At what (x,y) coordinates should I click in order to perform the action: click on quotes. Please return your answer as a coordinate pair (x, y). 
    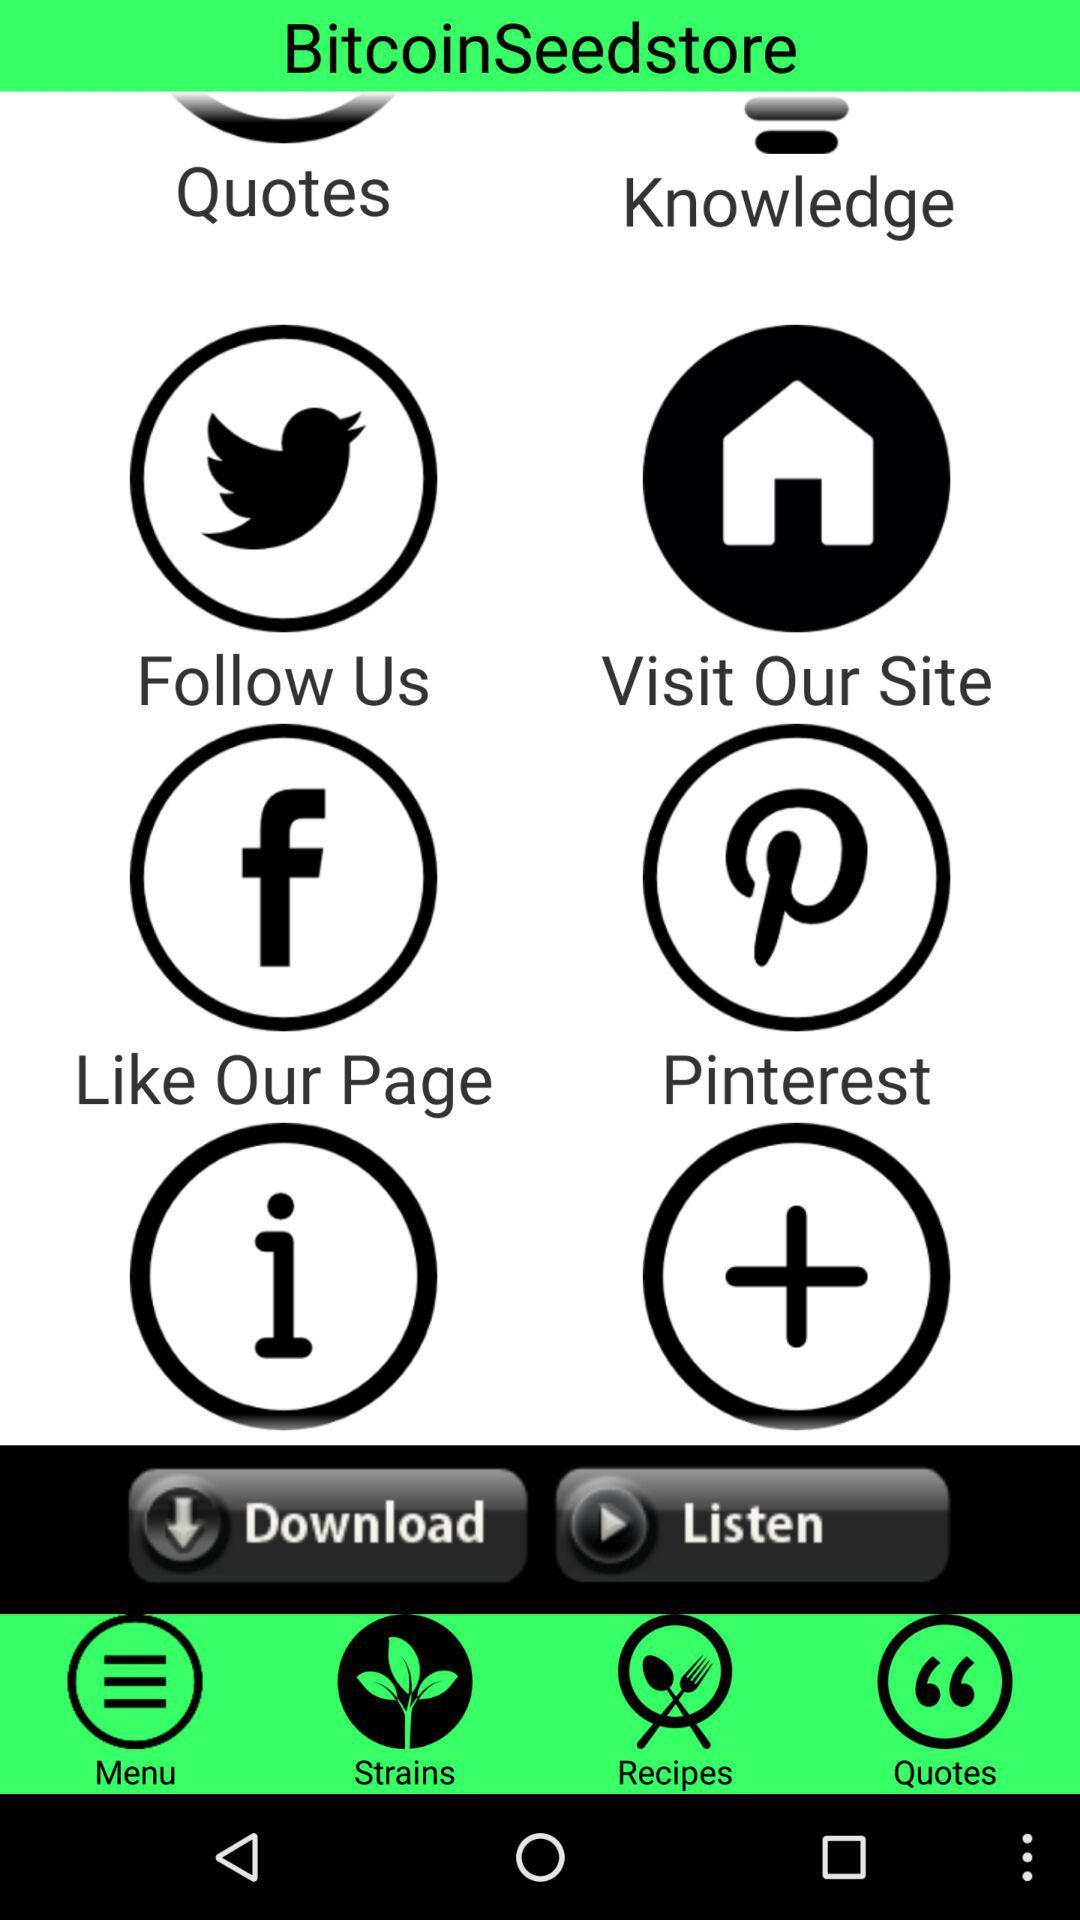
    Looking at the image, I should click on (283, 116).